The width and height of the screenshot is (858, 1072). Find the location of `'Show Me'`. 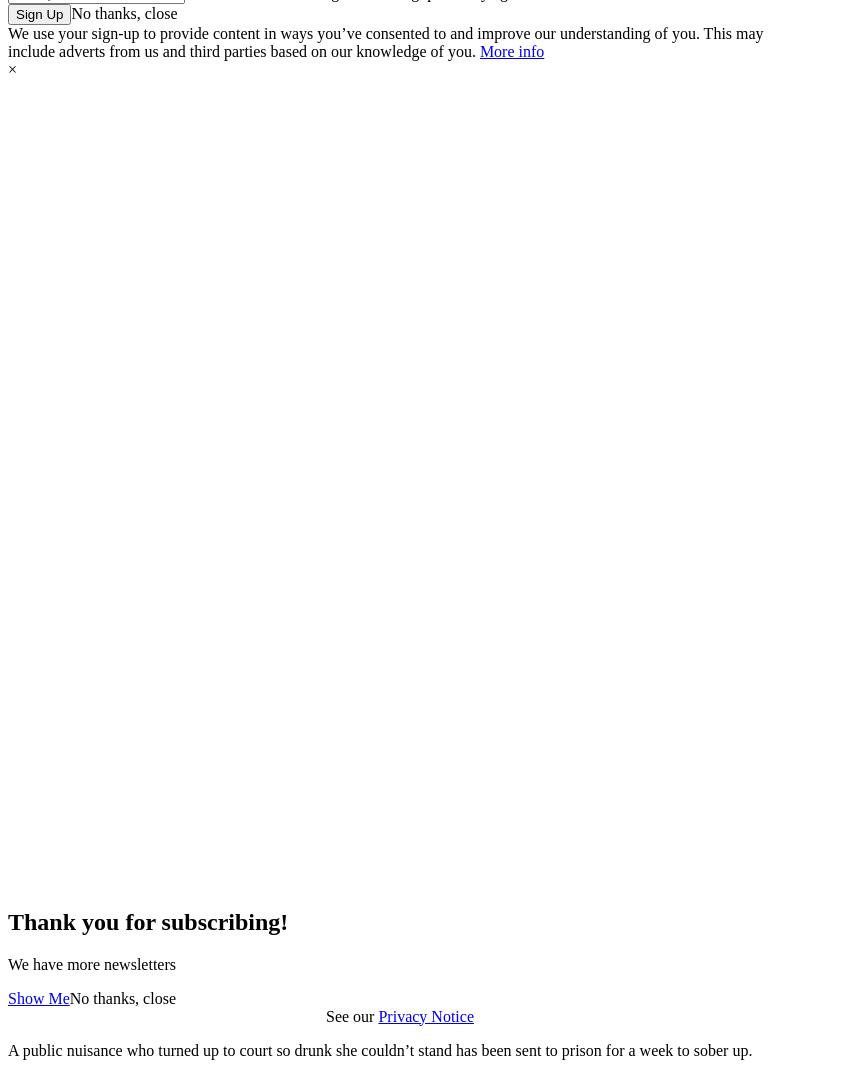

'Show Me' is located at coordinates (7, 996).